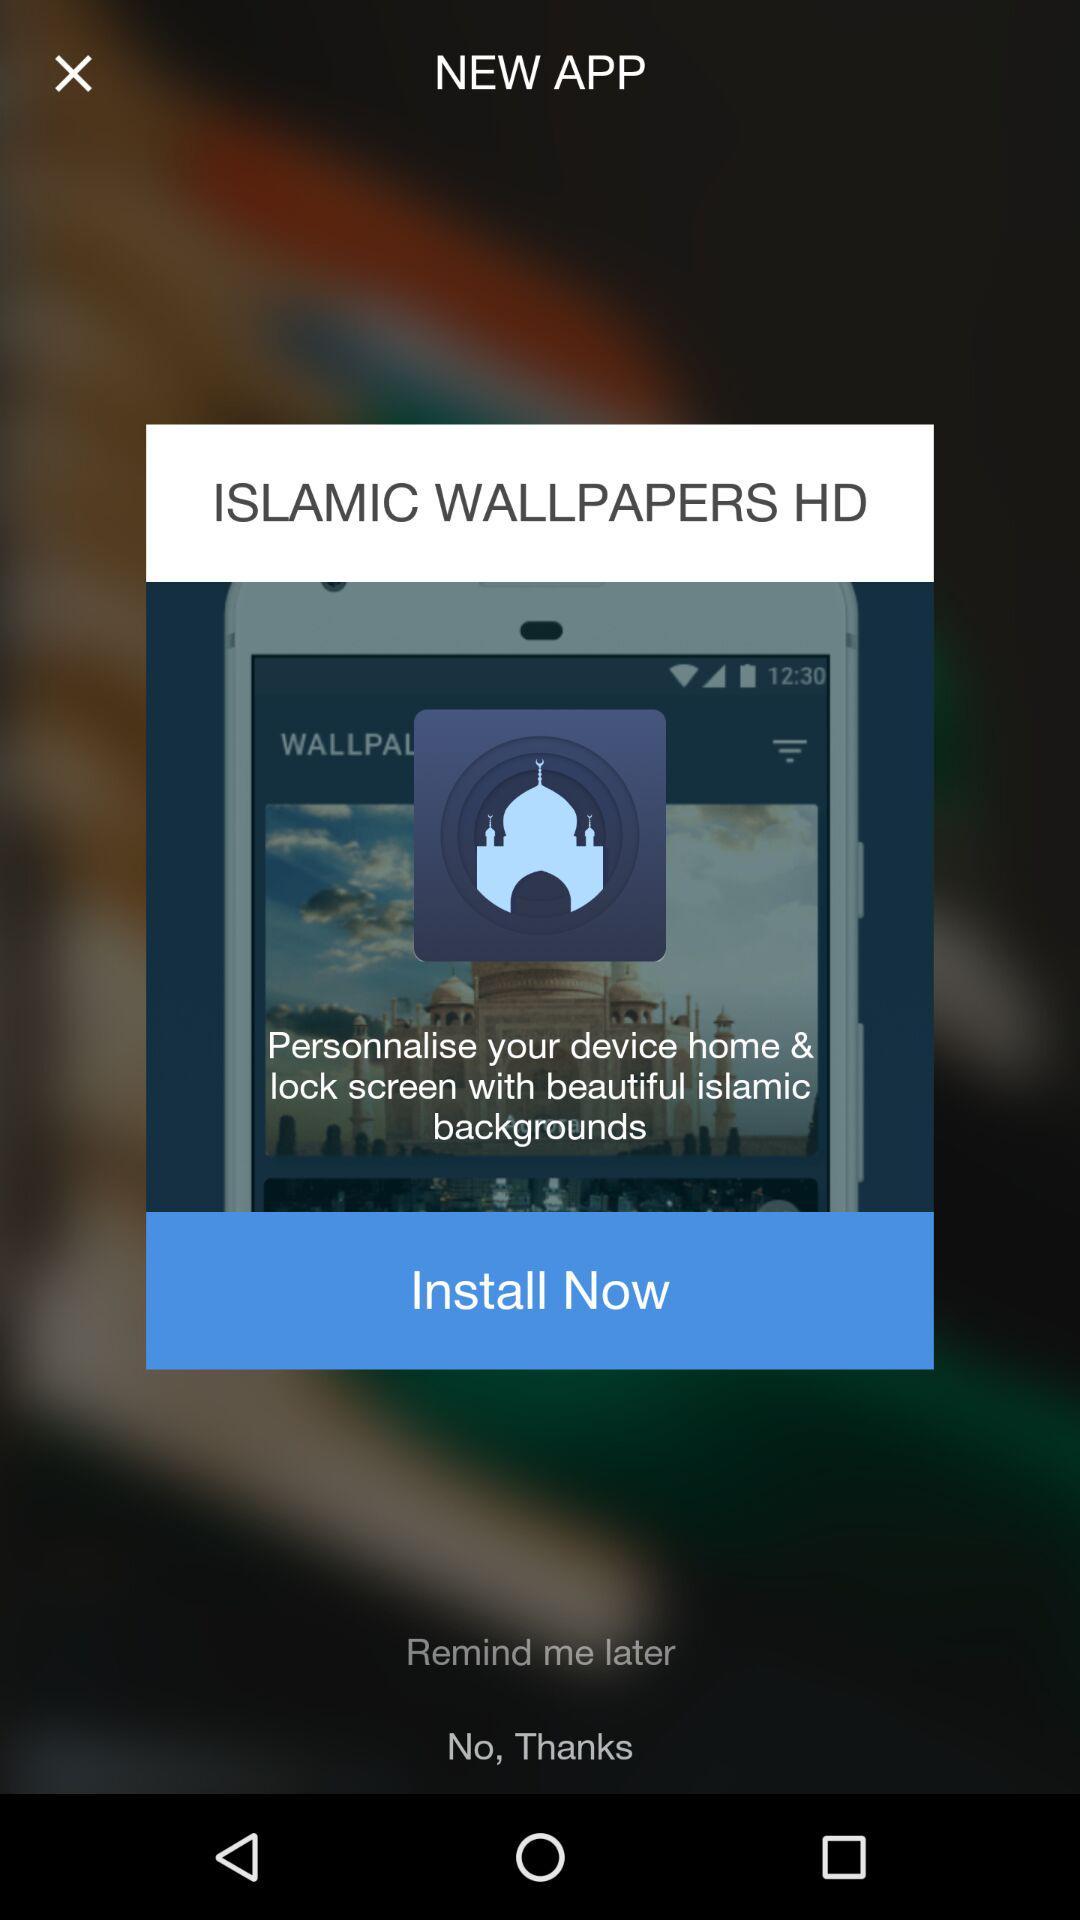 The image size is (1080, 1920). What do you see at coordinates (72, 73) in the screenshot?
I see `tab` at bounding box center [72, 73].